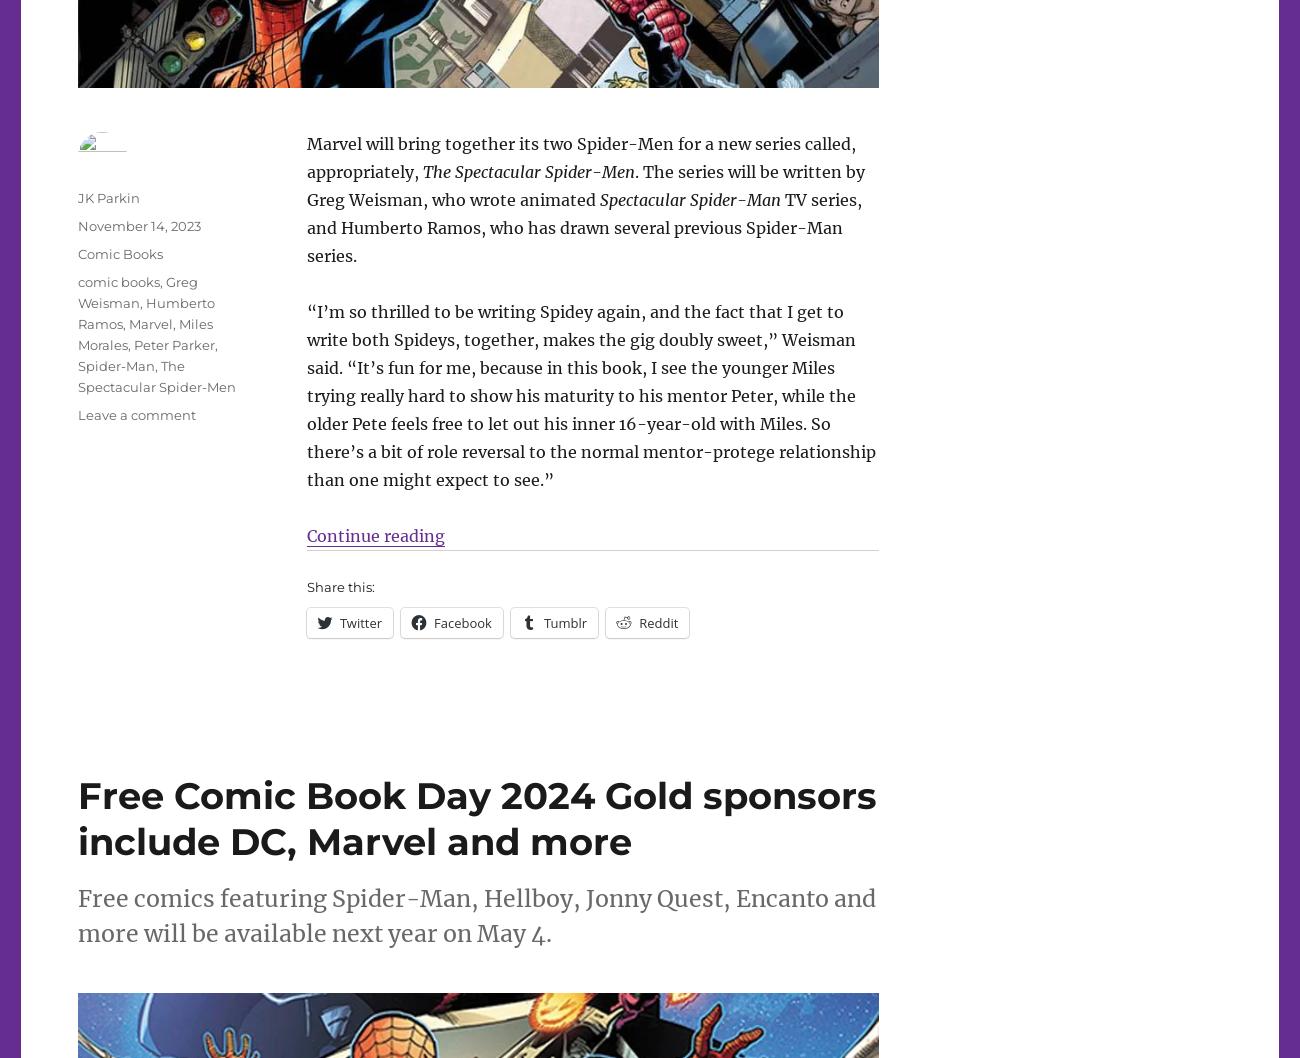 This screenshot has width=1300, height=1058. Describe the element at coordinates (563, 621) in the screenshot. I see `'Tumblr'` at that location.